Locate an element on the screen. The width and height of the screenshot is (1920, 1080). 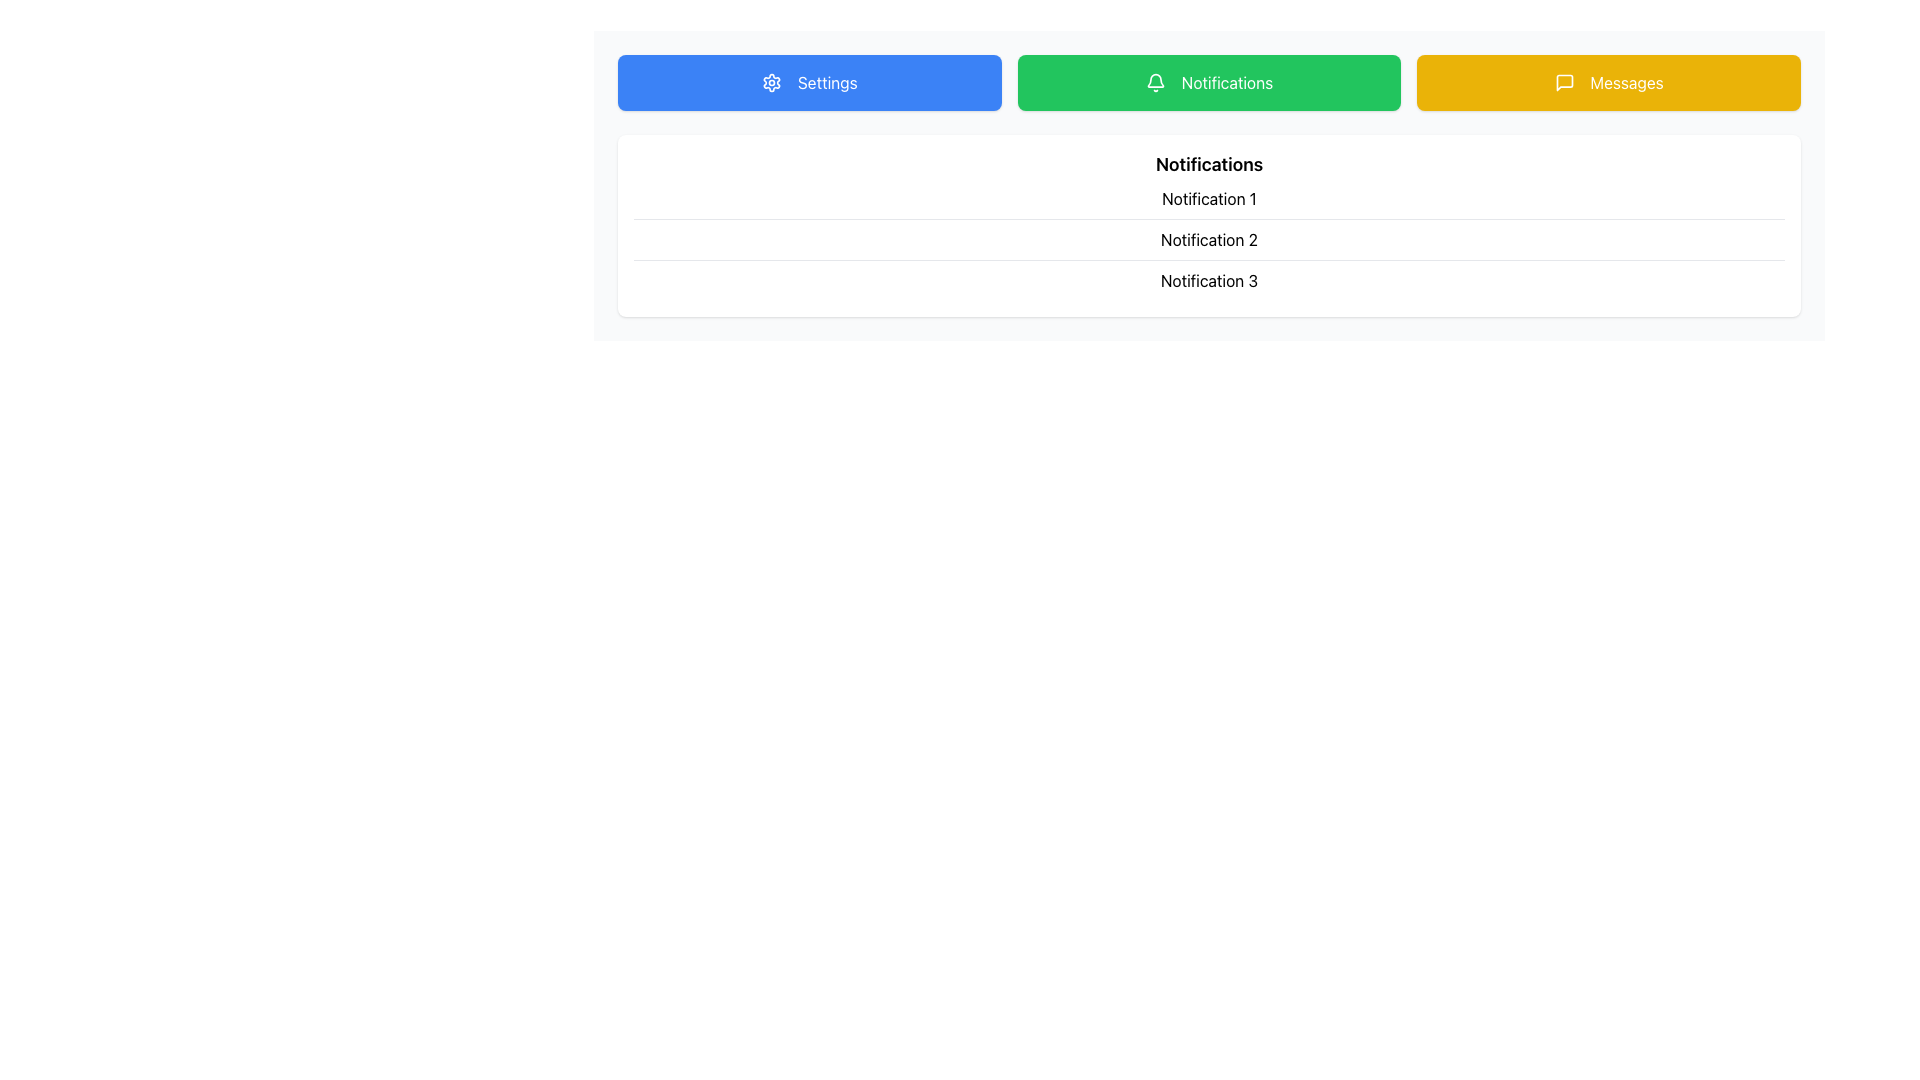
the Notifications button which features a bell icon as its centerpiece, providing access to notifications or alerts is located at coordinates (1155, 79).